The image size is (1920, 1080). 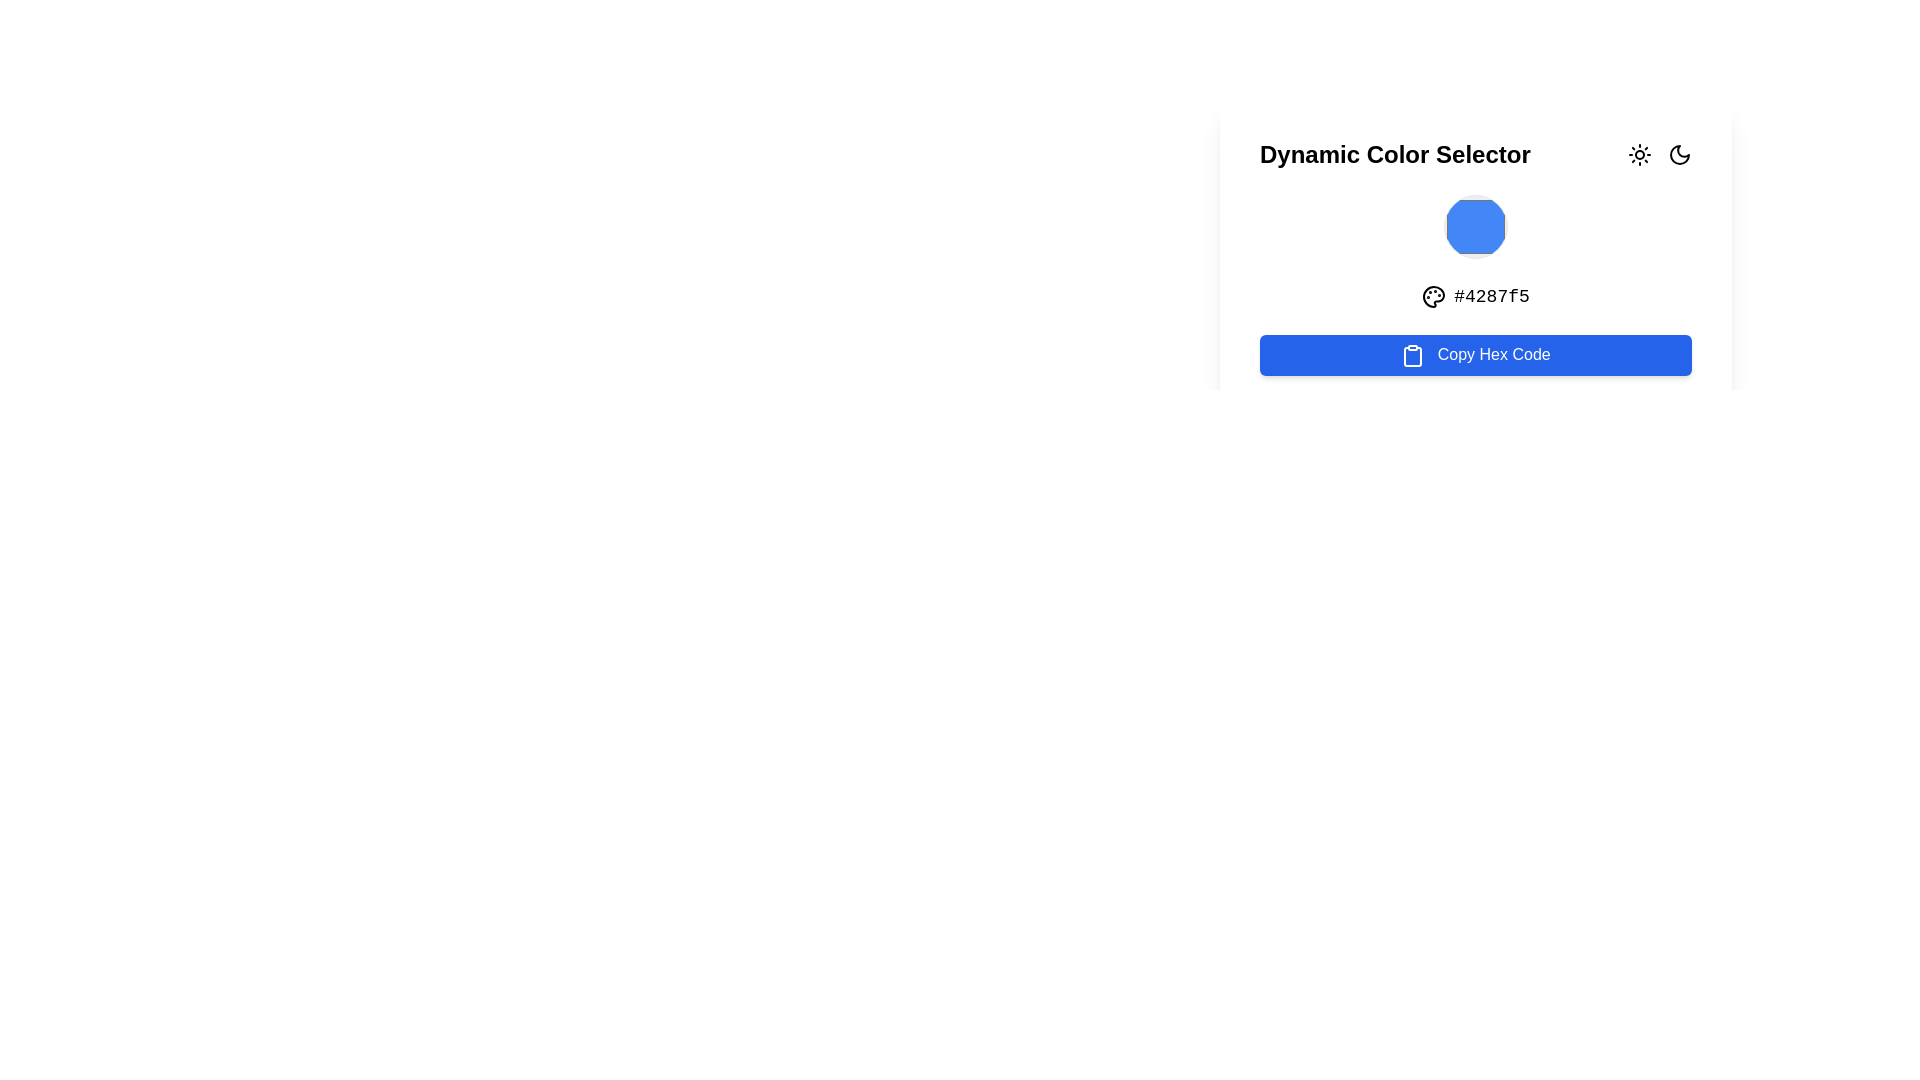 I want to click on the graphical palette icon located near the text '#4287f5' within the color selection interface, so click(x=1433, y=297).